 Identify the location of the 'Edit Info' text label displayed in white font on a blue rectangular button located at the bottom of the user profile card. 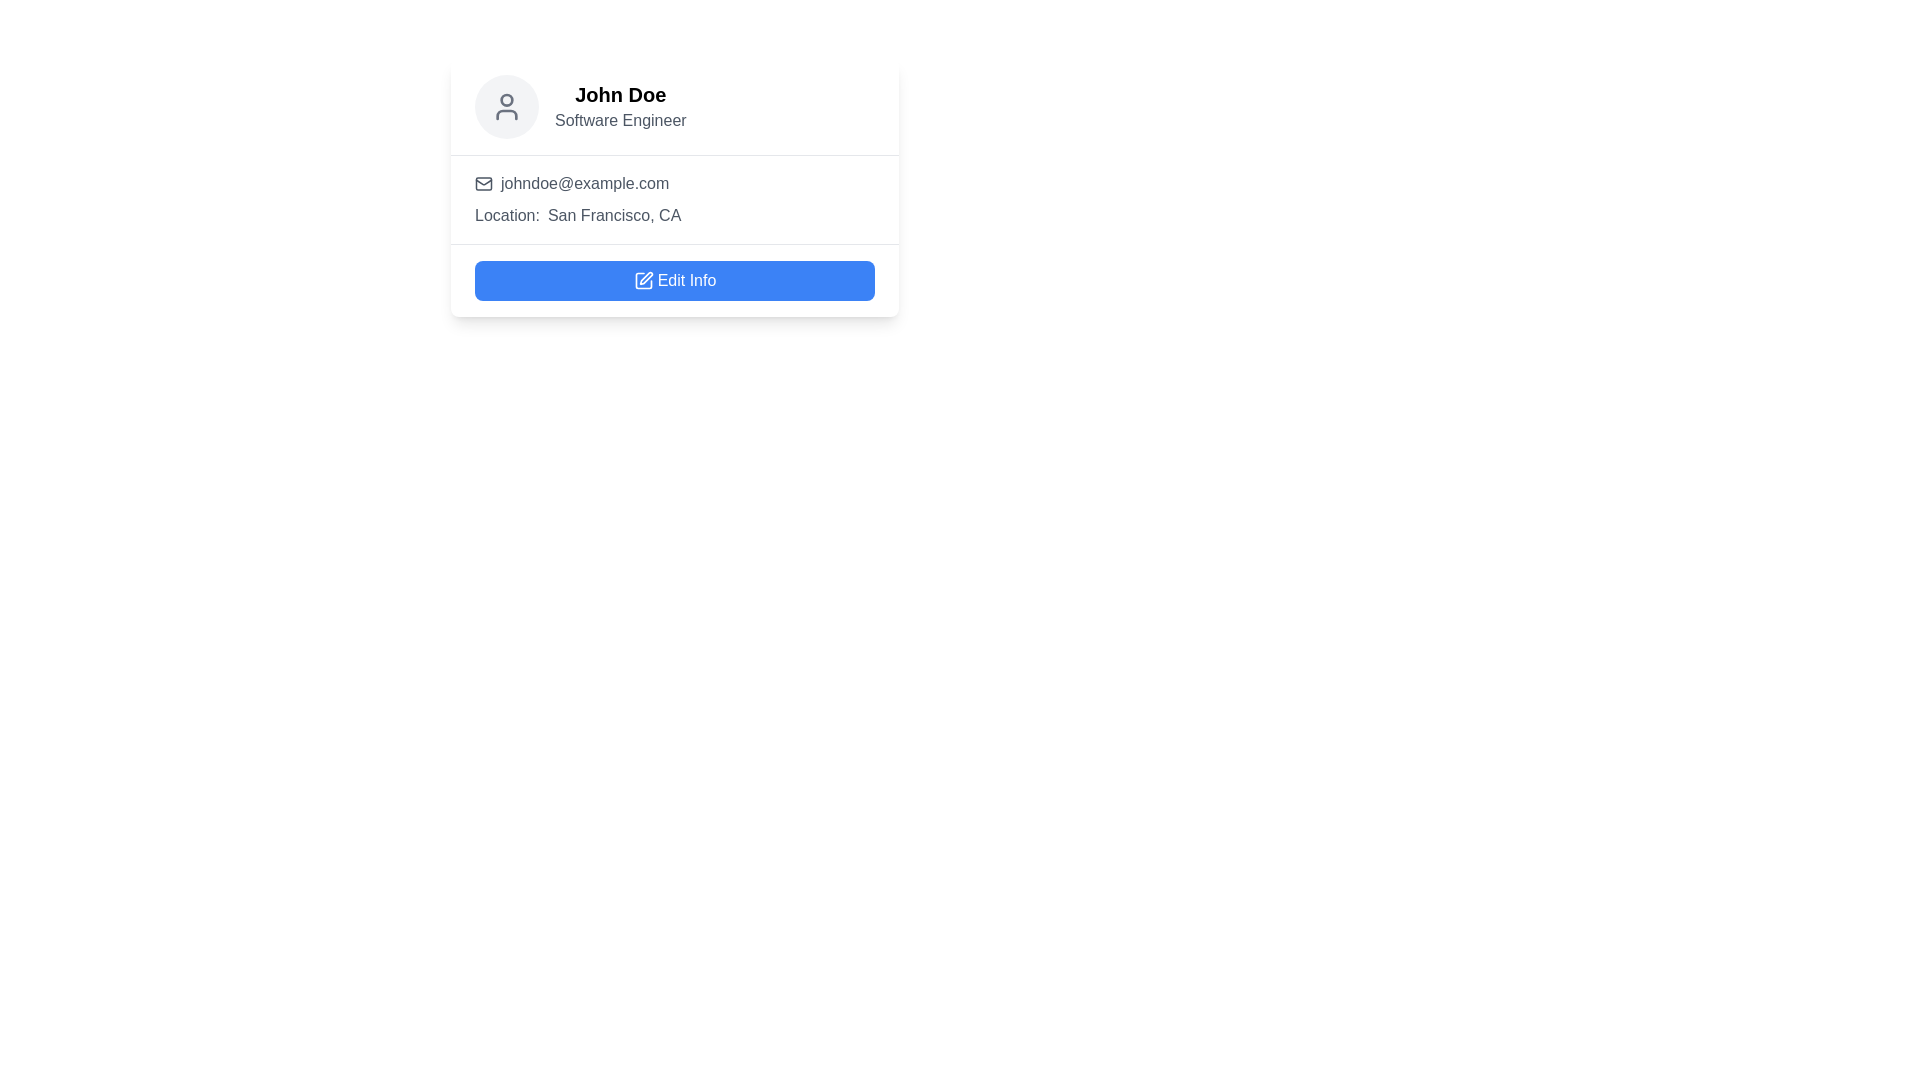
(686, 281).